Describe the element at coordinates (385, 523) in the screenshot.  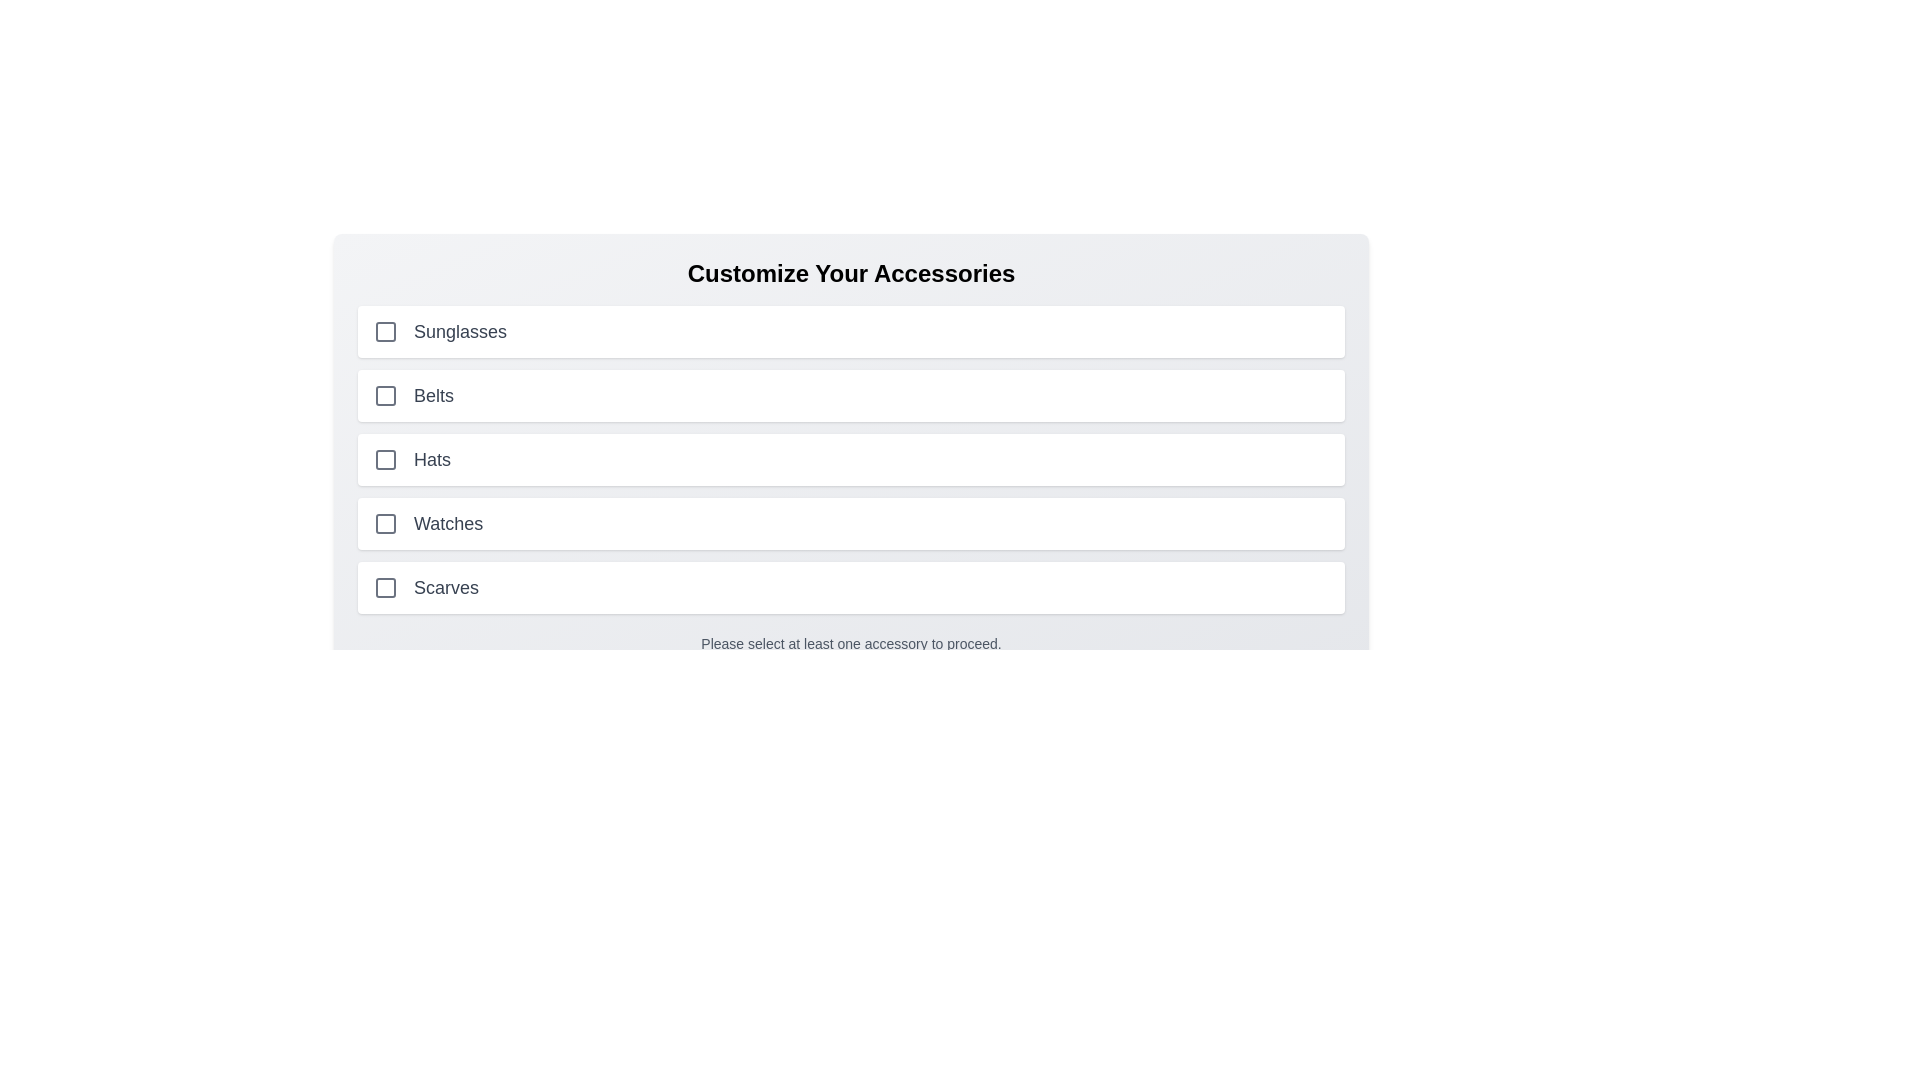
I see `the checkbox at the left end of the 'Watches' row` at that location.